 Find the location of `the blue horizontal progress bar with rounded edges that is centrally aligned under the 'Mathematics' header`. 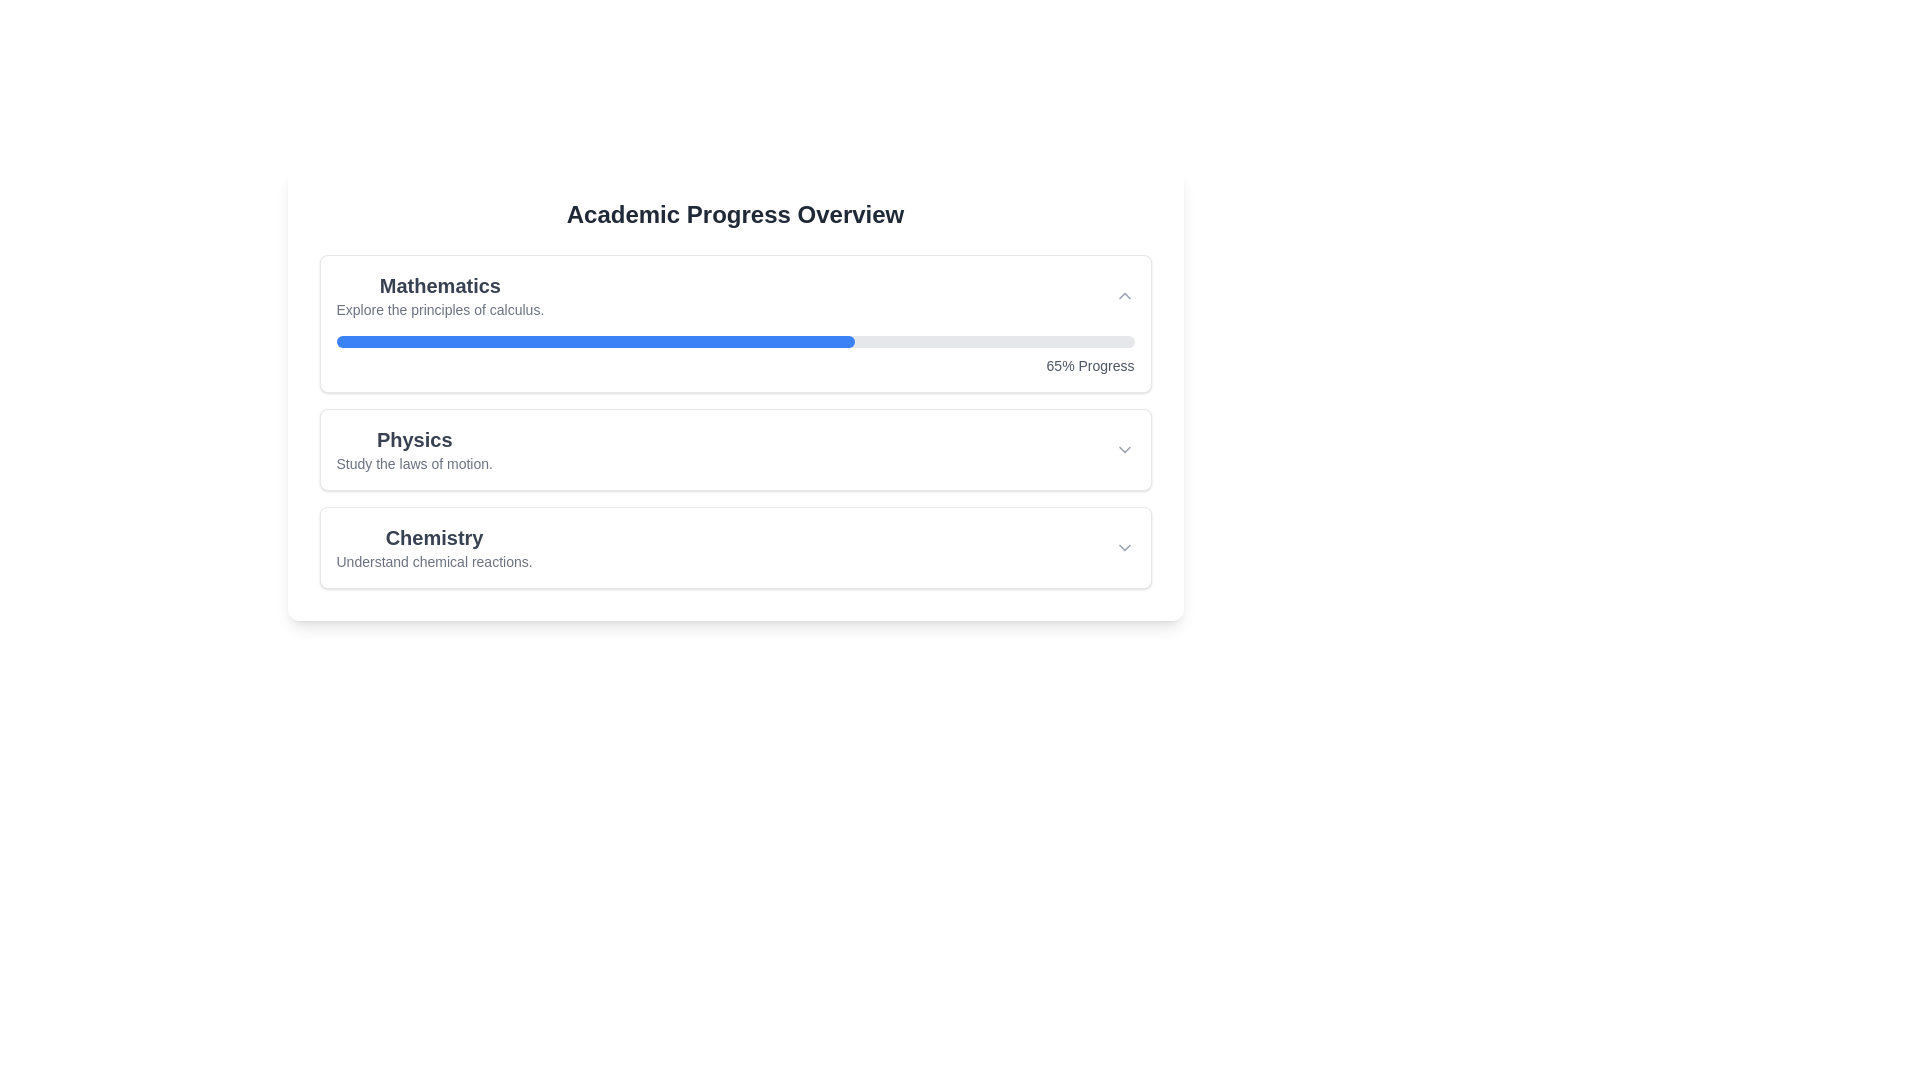

the blue horizontal progress bar with rounded edges that is centrally aligned under the 'Mathematics' header is located at coordinates (594, 341).